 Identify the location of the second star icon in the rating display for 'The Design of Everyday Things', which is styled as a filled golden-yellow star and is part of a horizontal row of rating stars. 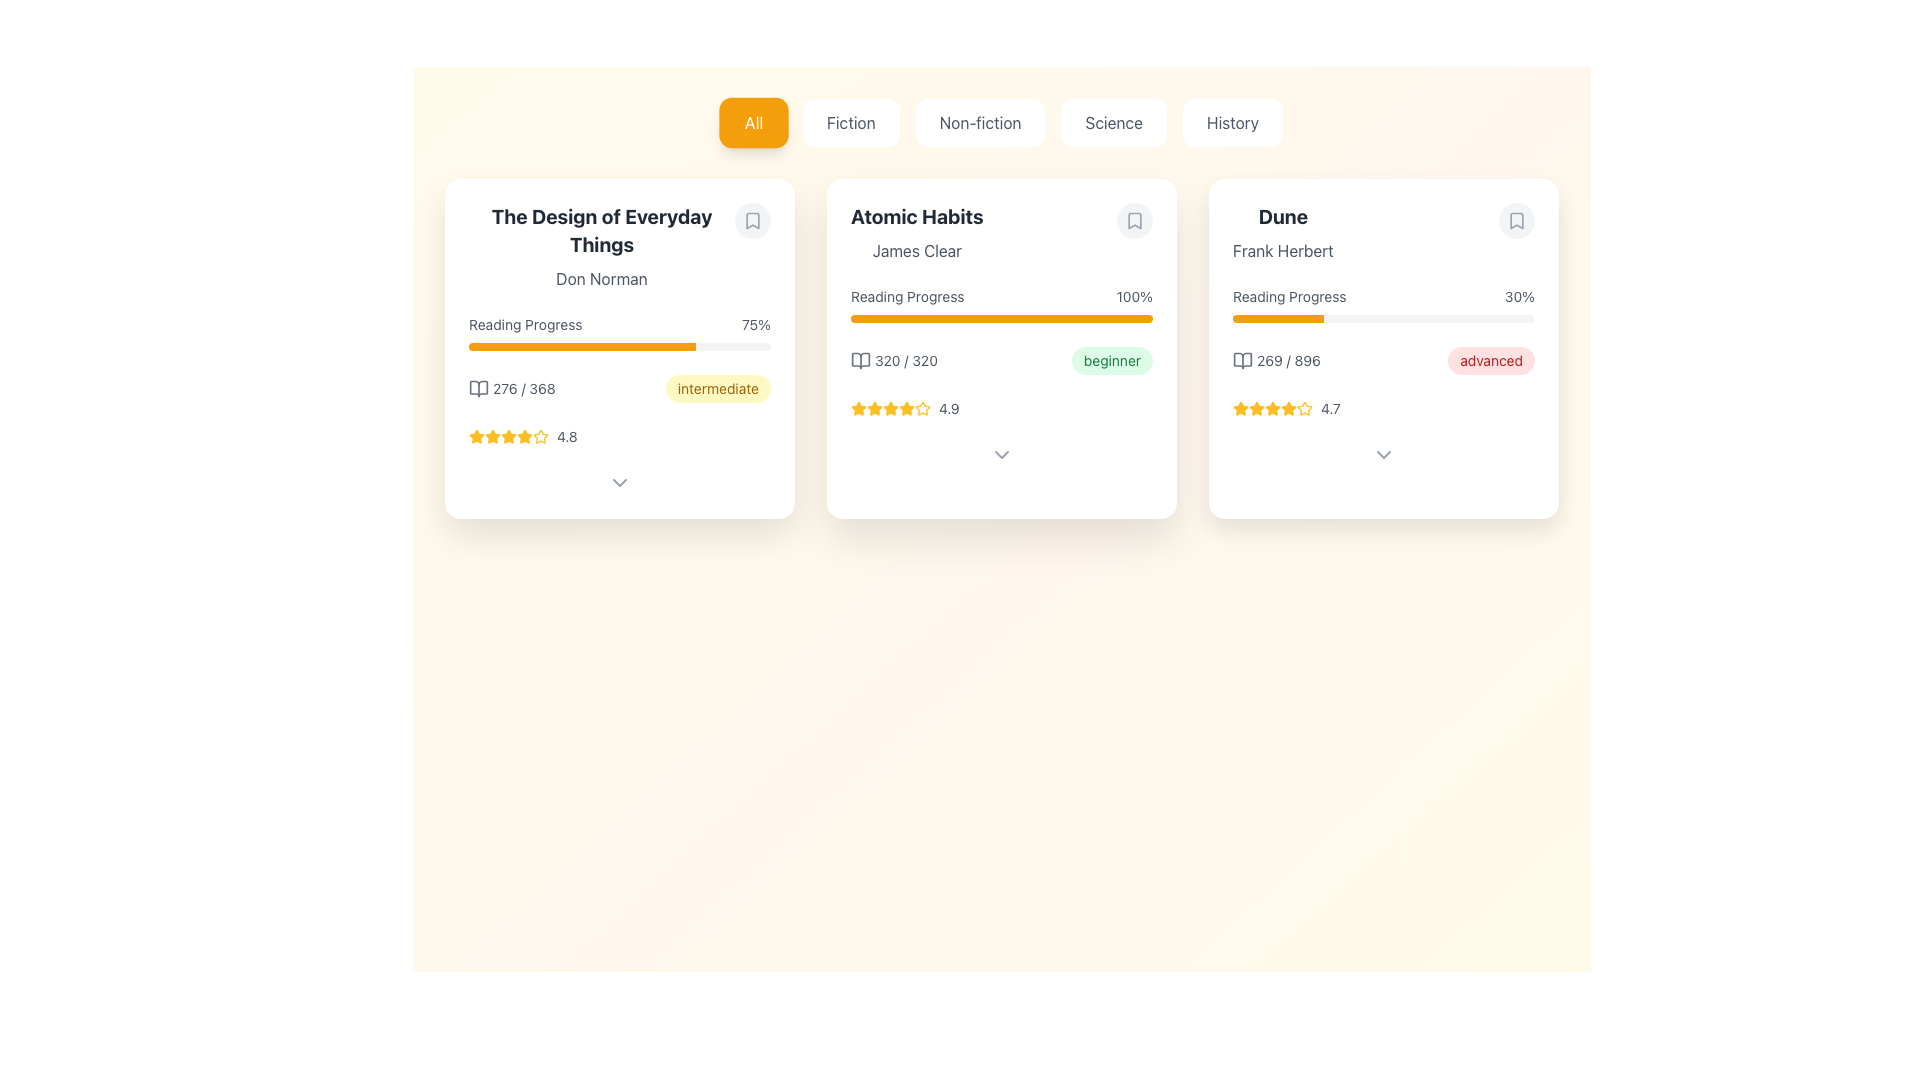
(493, 435).